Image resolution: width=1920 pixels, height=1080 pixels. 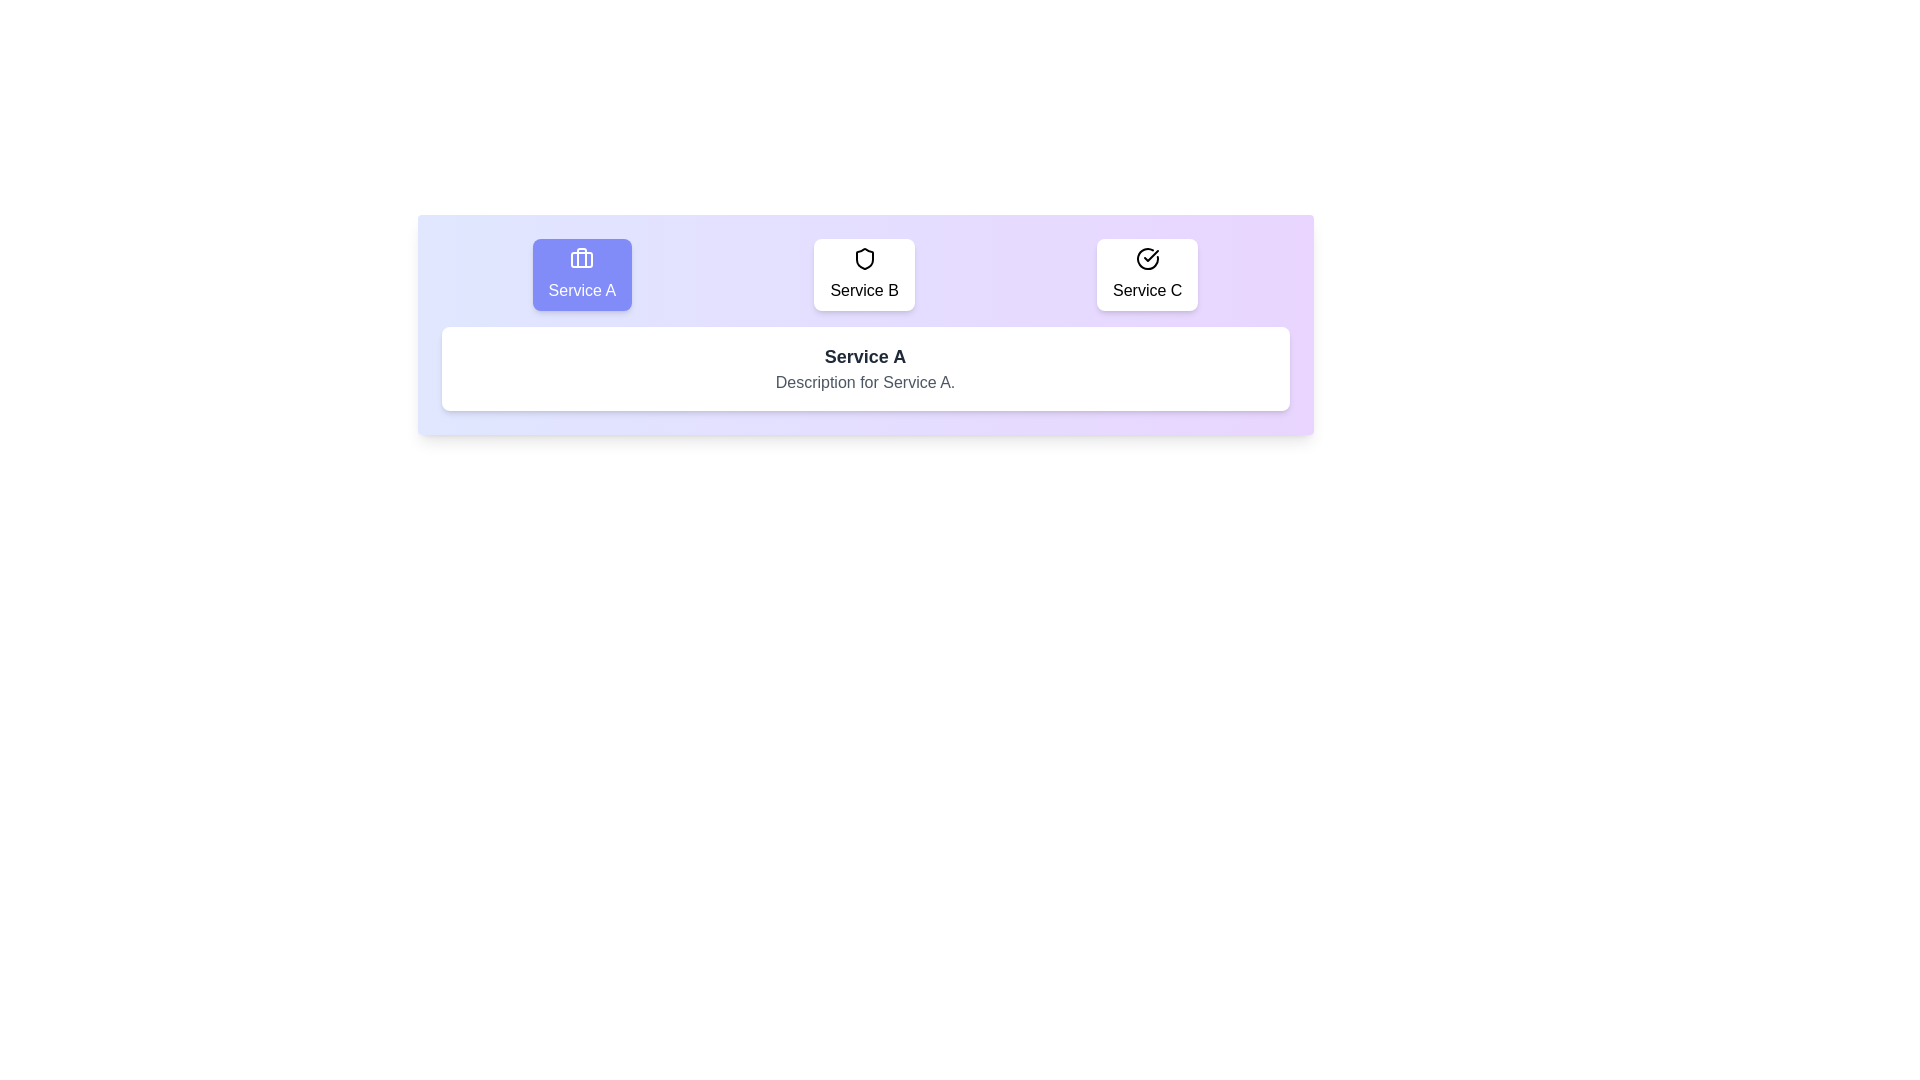 What do you see at coordinates (865, 356) in the screenshot?
I see `the text label displaying 'Service A' in bold, which is centrally located above the 'Description for Service A.' element` at bounding box center [865, 356].